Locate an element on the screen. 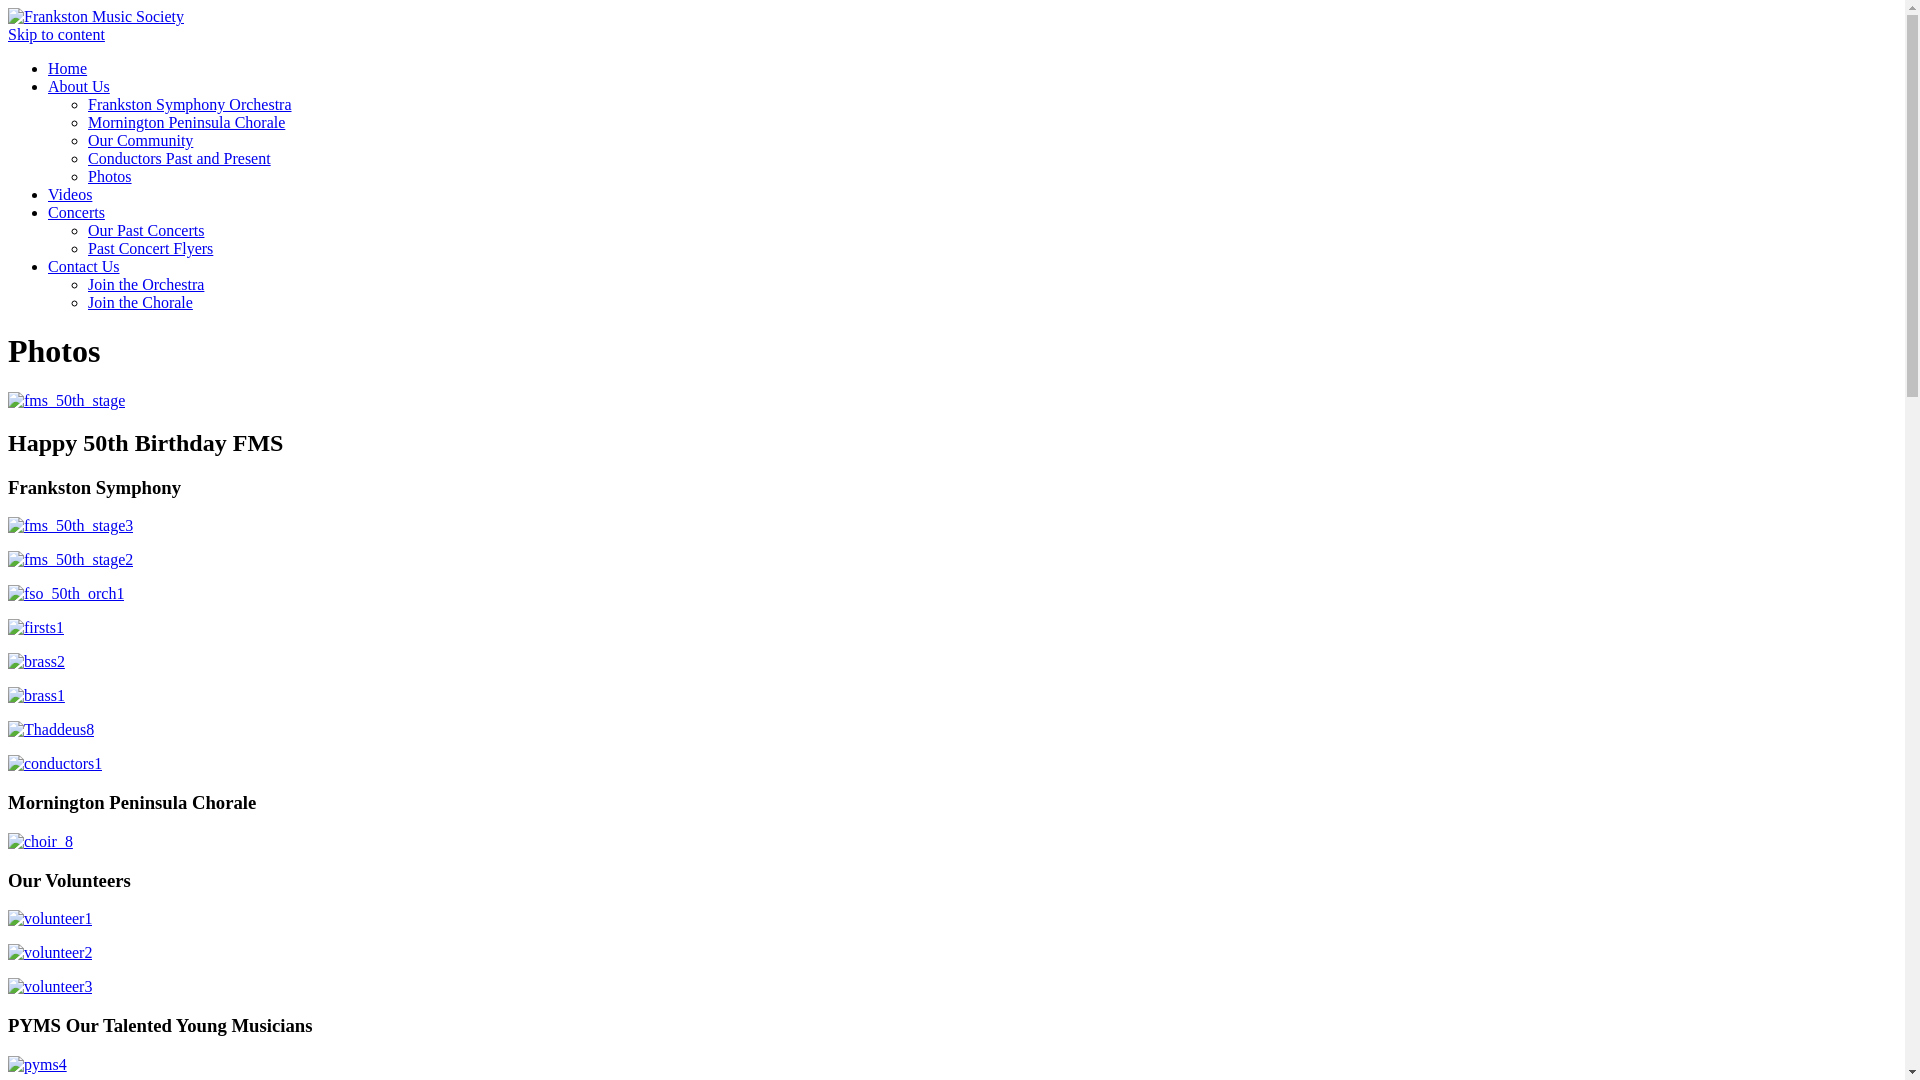 The height and width of the screenshot is (1080, 1920). 'Conductors Past and Present' is located at coordinates (86, 157).